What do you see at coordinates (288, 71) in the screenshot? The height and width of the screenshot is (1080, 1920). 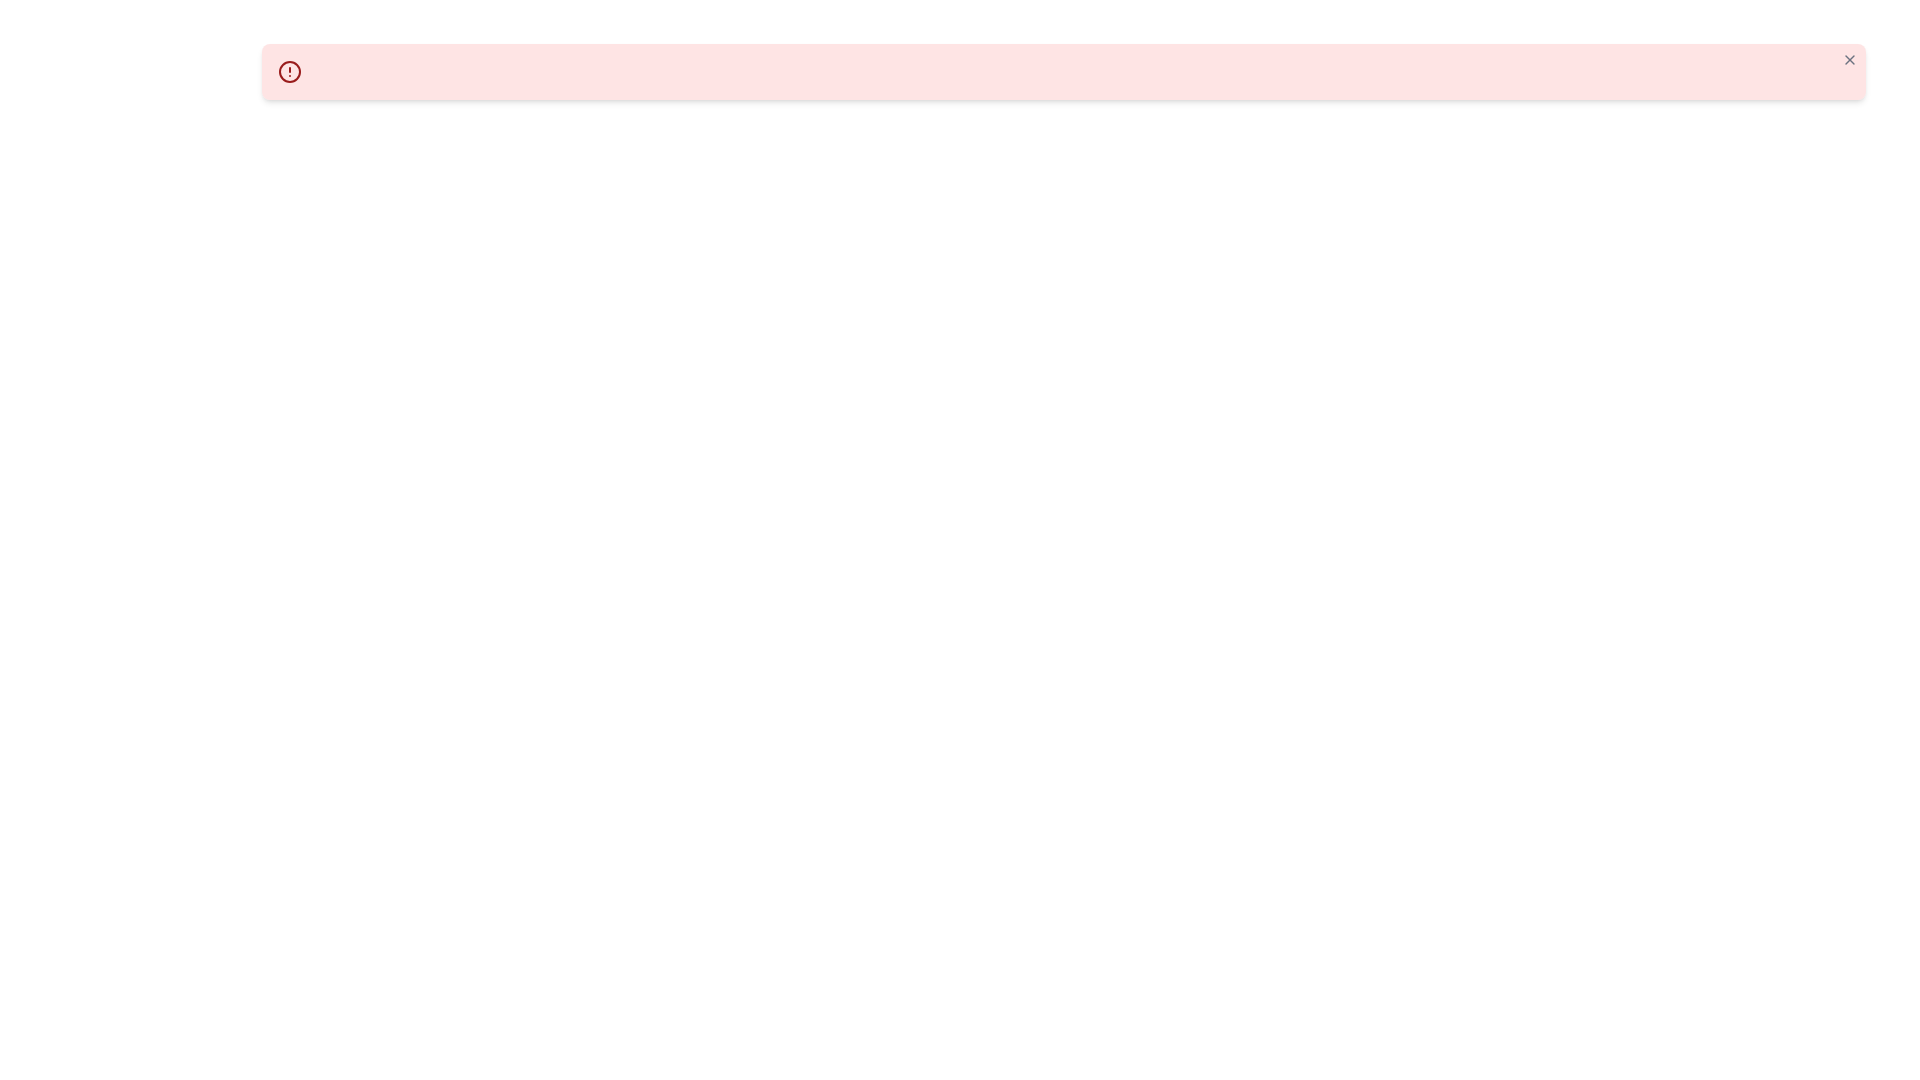 I see `the circle element of the alert icon within the SVG graphic` at bounding box center [288, 71].